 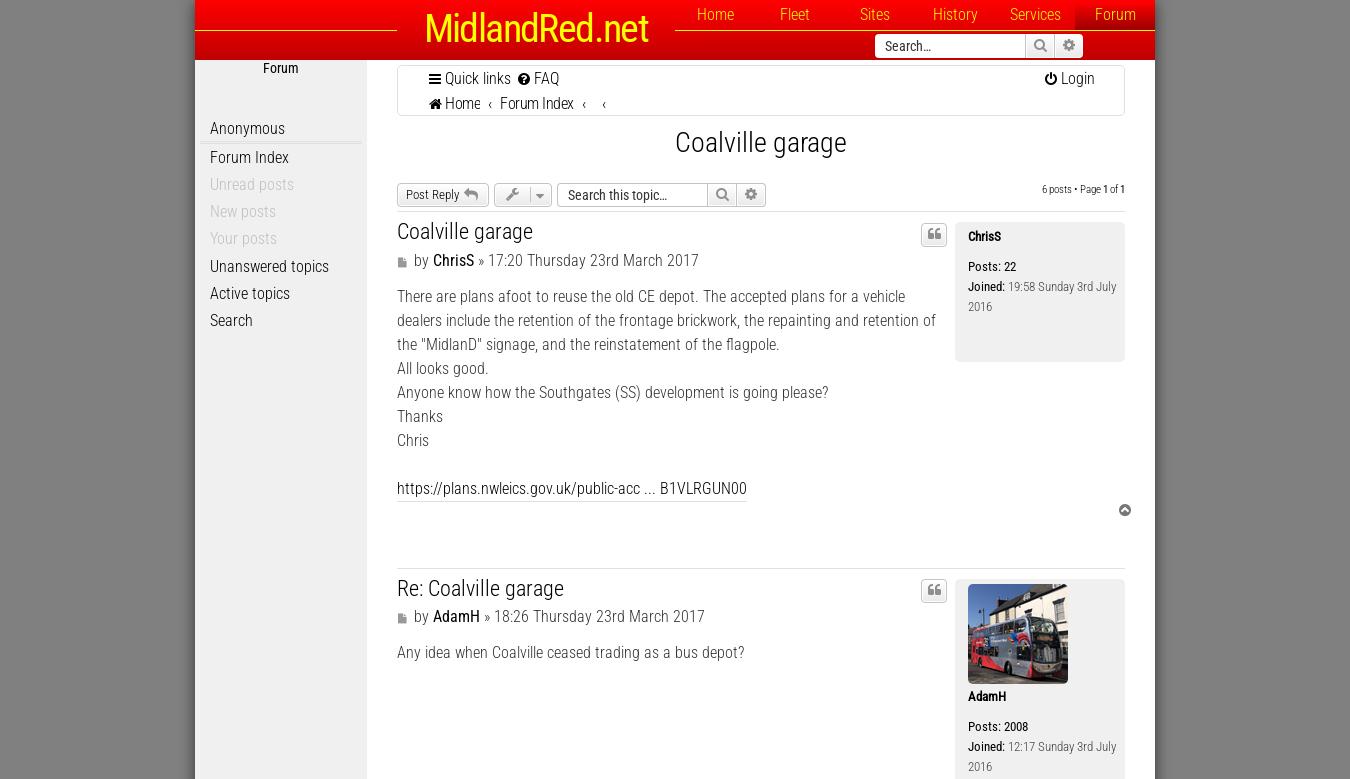 What do you see at coordinates (249, 291) in the screenshot?
I see `'Active topics'` at bounding box center [249, 291].